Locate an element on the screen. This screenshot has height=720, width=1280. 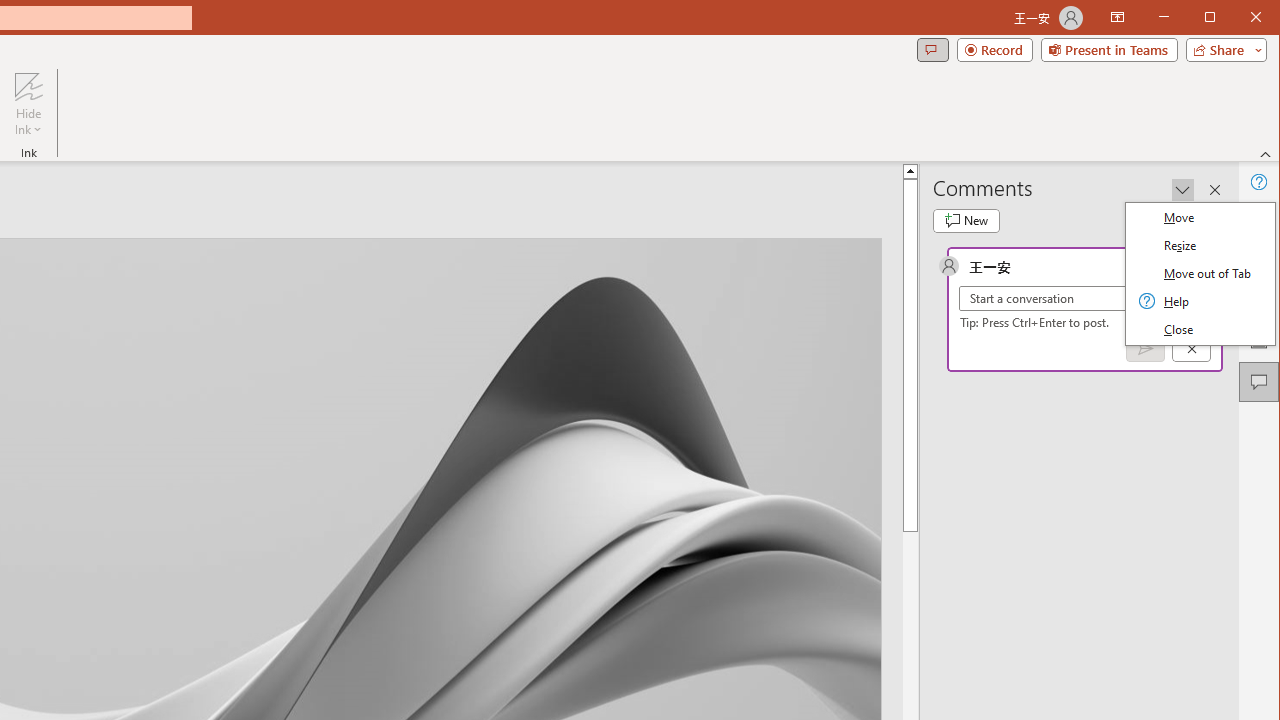
'Maximize' is located at coordinates (1238, 19).